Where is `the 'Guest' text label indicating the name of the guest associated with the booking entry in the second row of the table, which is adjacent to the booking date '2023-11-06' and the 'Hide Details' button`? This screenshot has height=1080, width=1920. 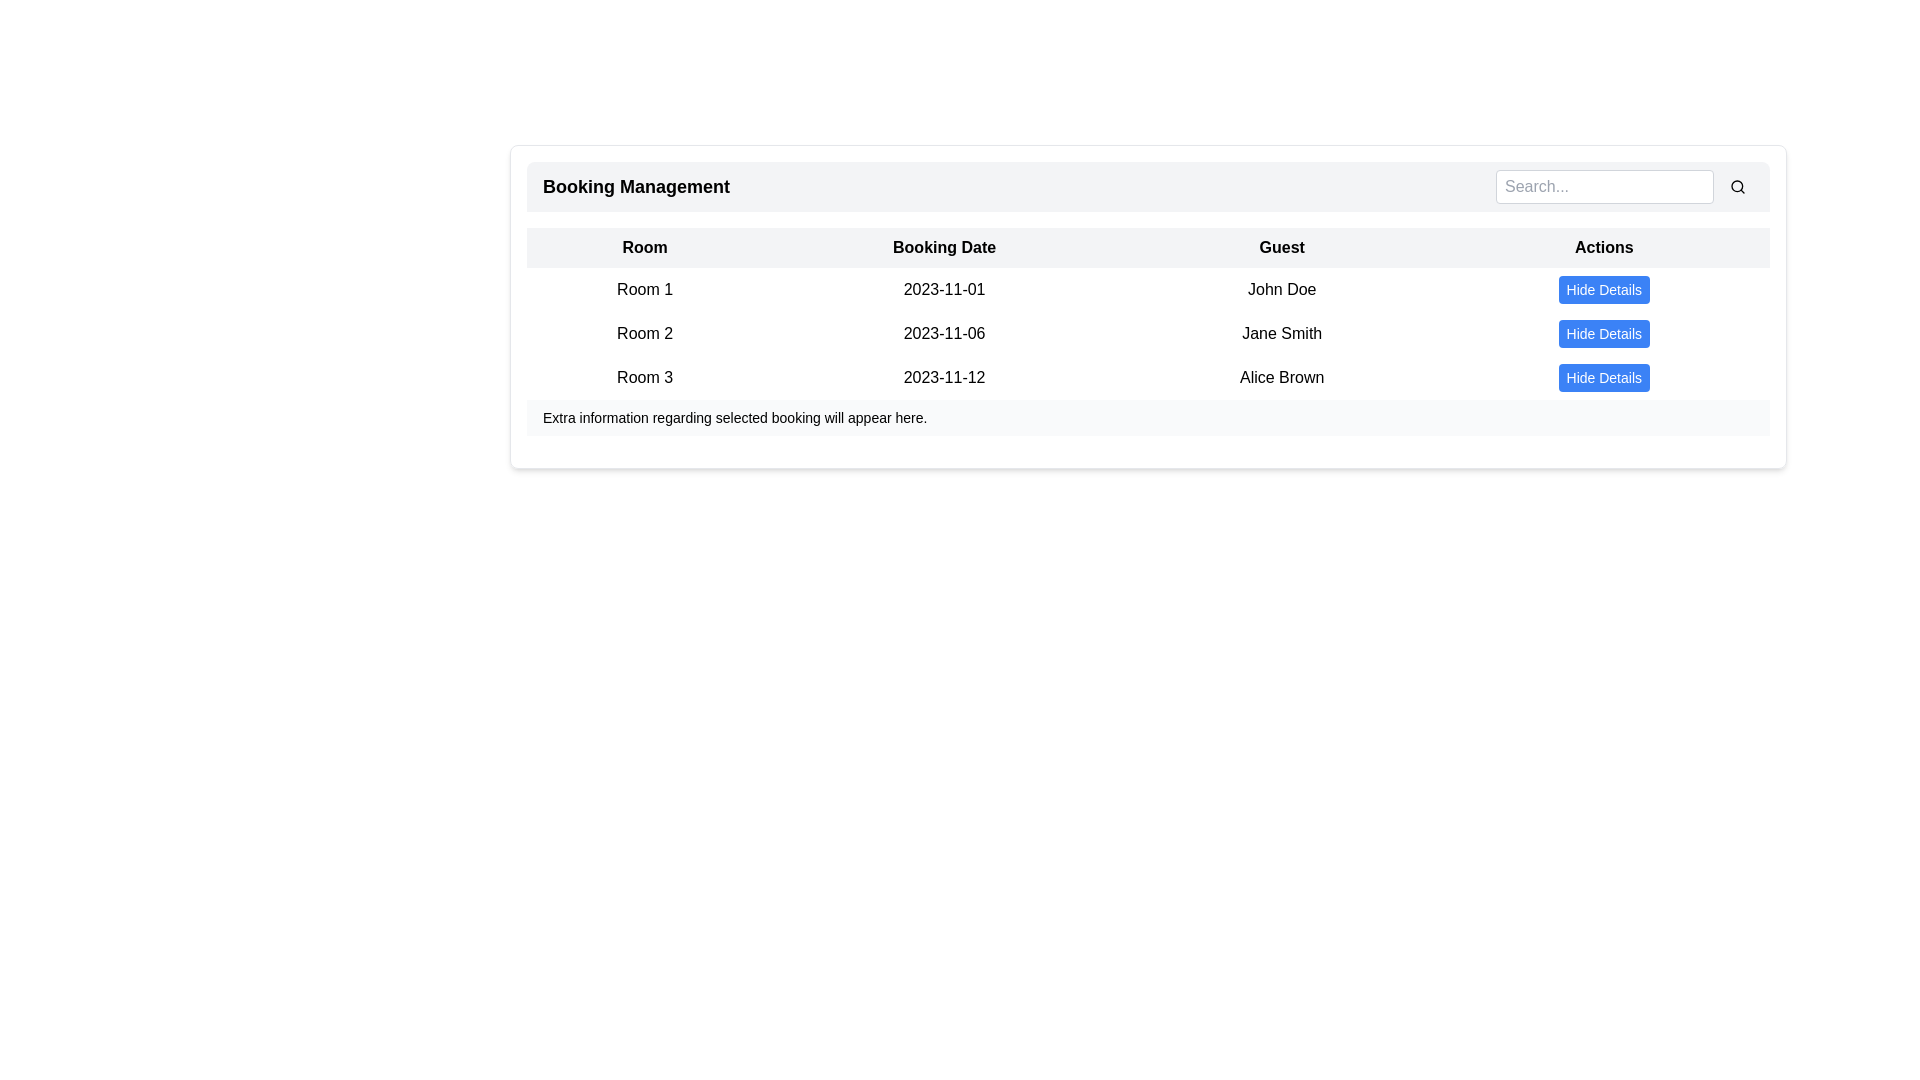
the 'Guest' text label indicating the name of the guest associated with the booking entry in the second row of the table, which is adjacent to the booking date '2023-11-06' and the 'Hide Details' button is located at coordinates (1282, 333).